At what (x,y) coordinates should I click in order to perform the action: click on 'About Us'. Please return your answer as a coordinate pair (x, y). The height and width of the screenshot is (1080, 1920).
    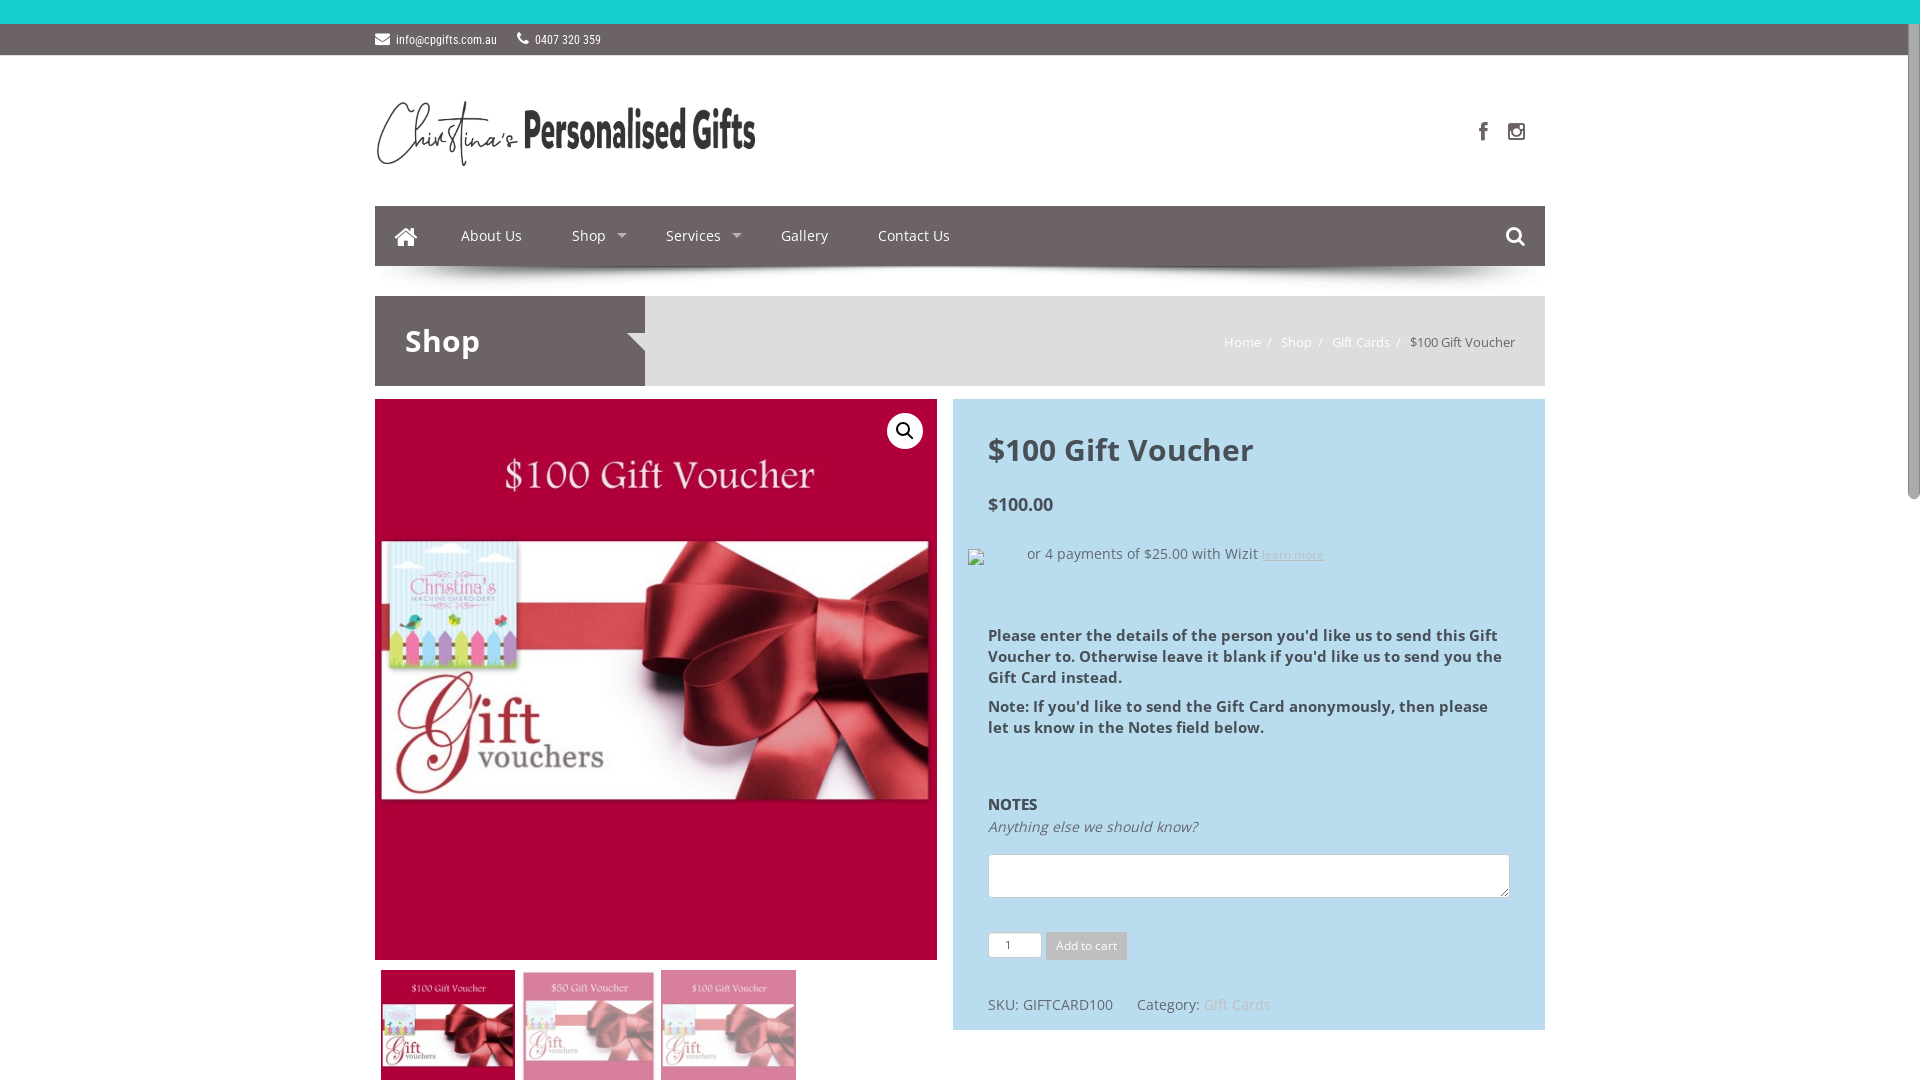
    Looking at the image, I should click on (491, 234).